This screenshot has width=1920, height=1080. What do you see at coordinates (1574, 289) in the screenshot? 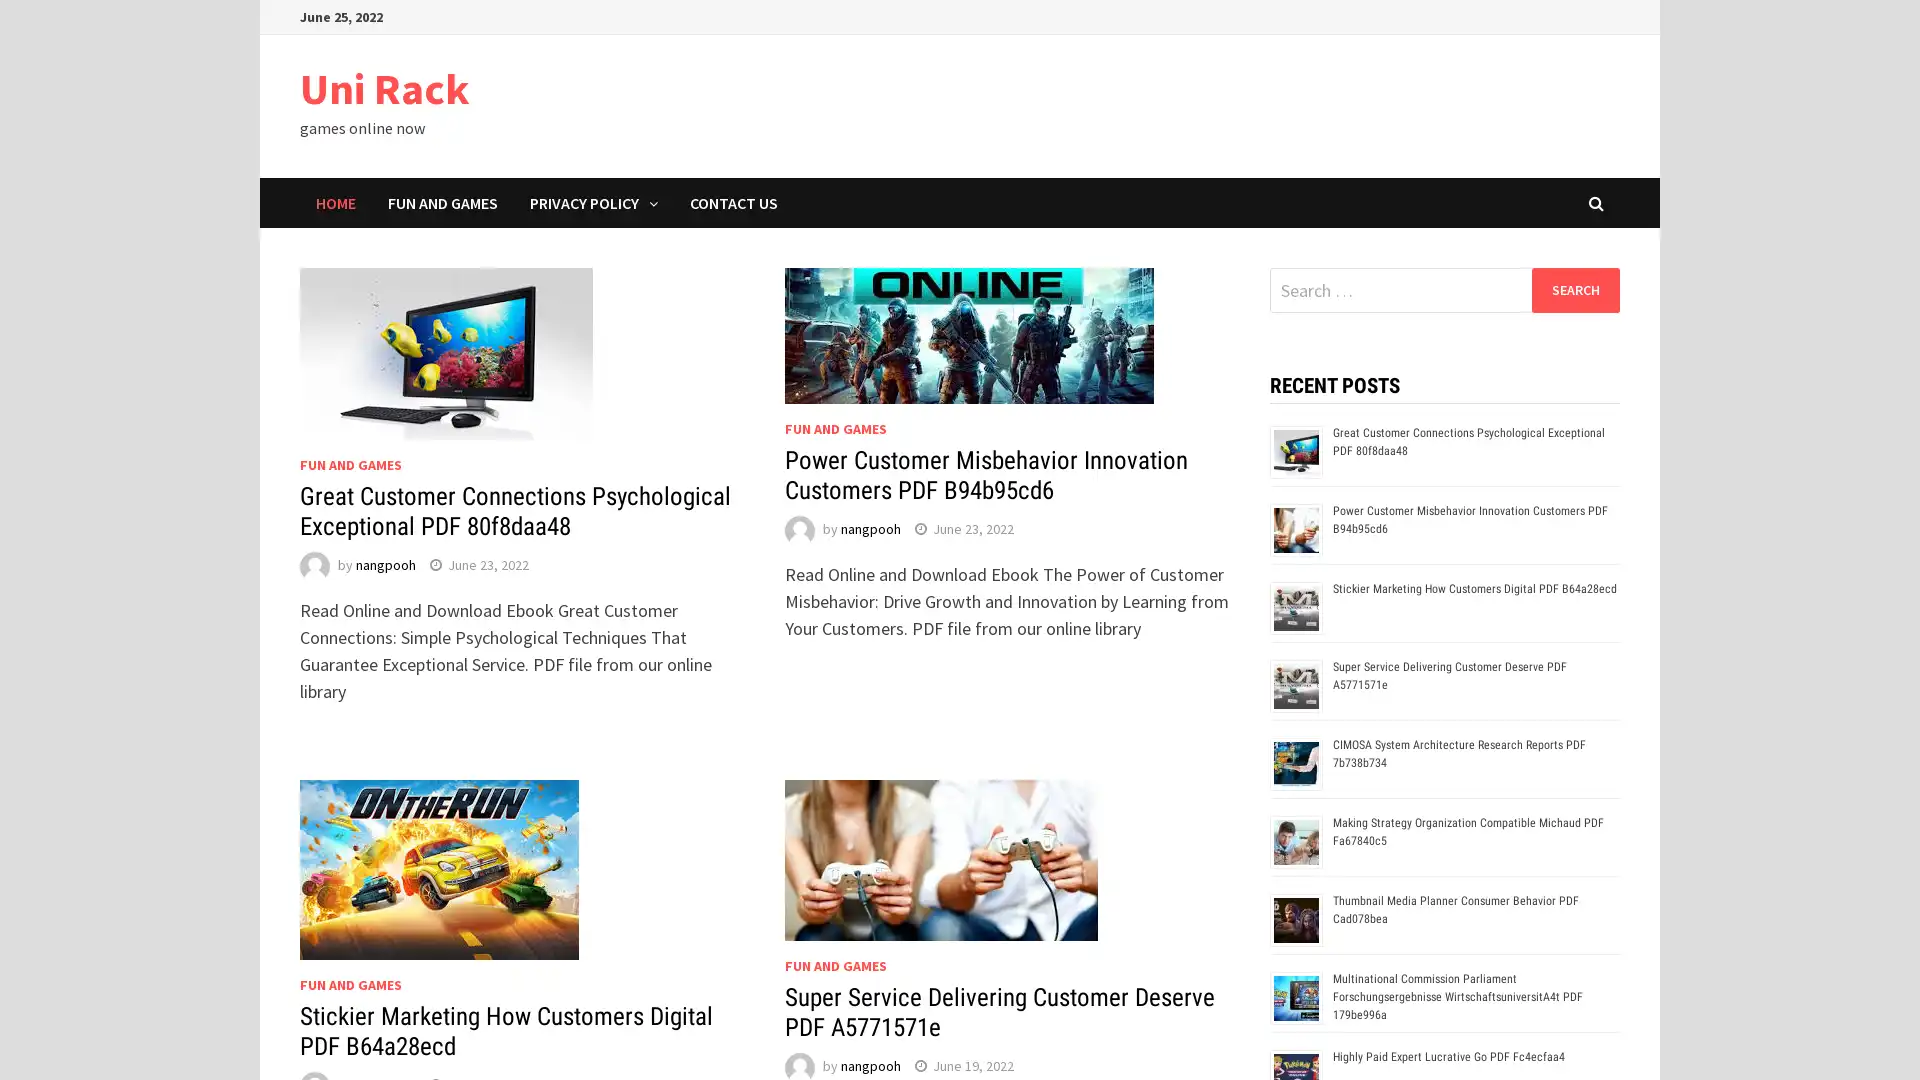
I see `Search` at bounding box center [1574, 289].